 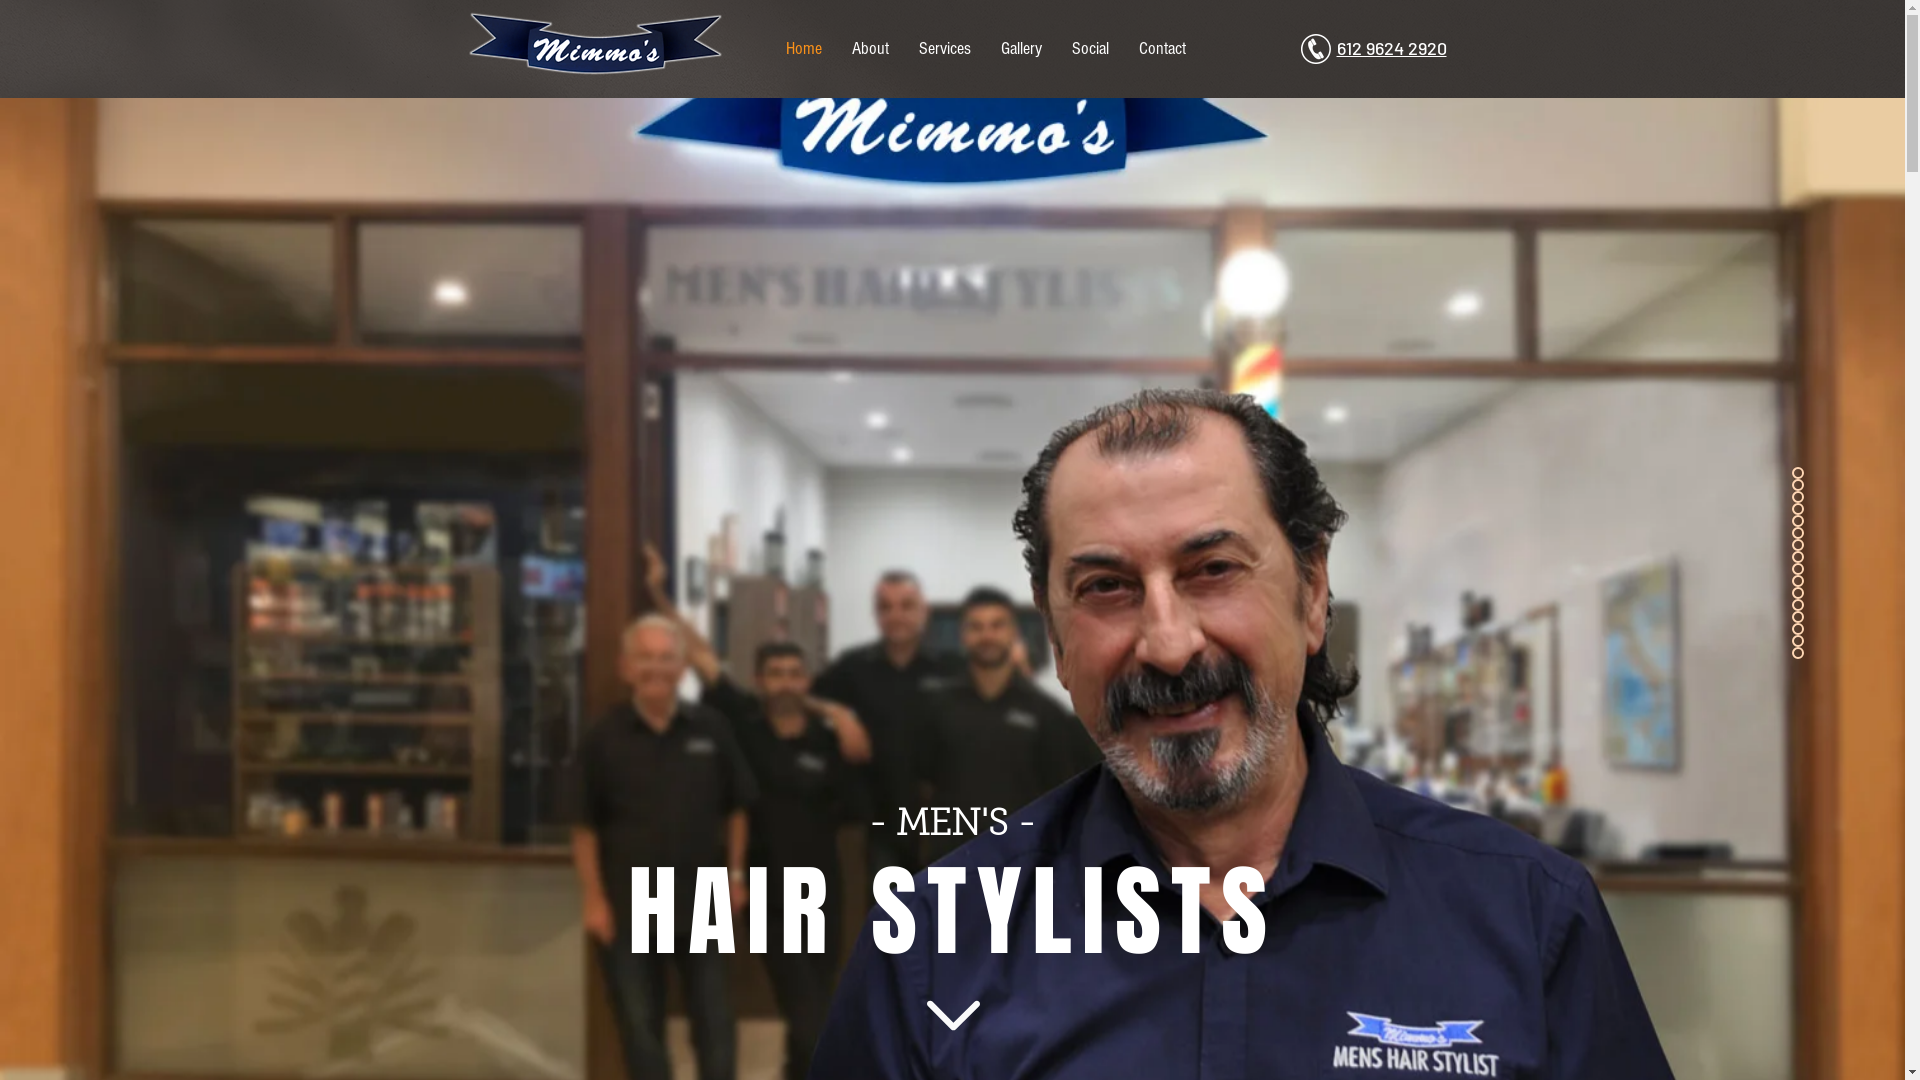 I want to click on '612 9624 2920', so click(x=1390, y=48).